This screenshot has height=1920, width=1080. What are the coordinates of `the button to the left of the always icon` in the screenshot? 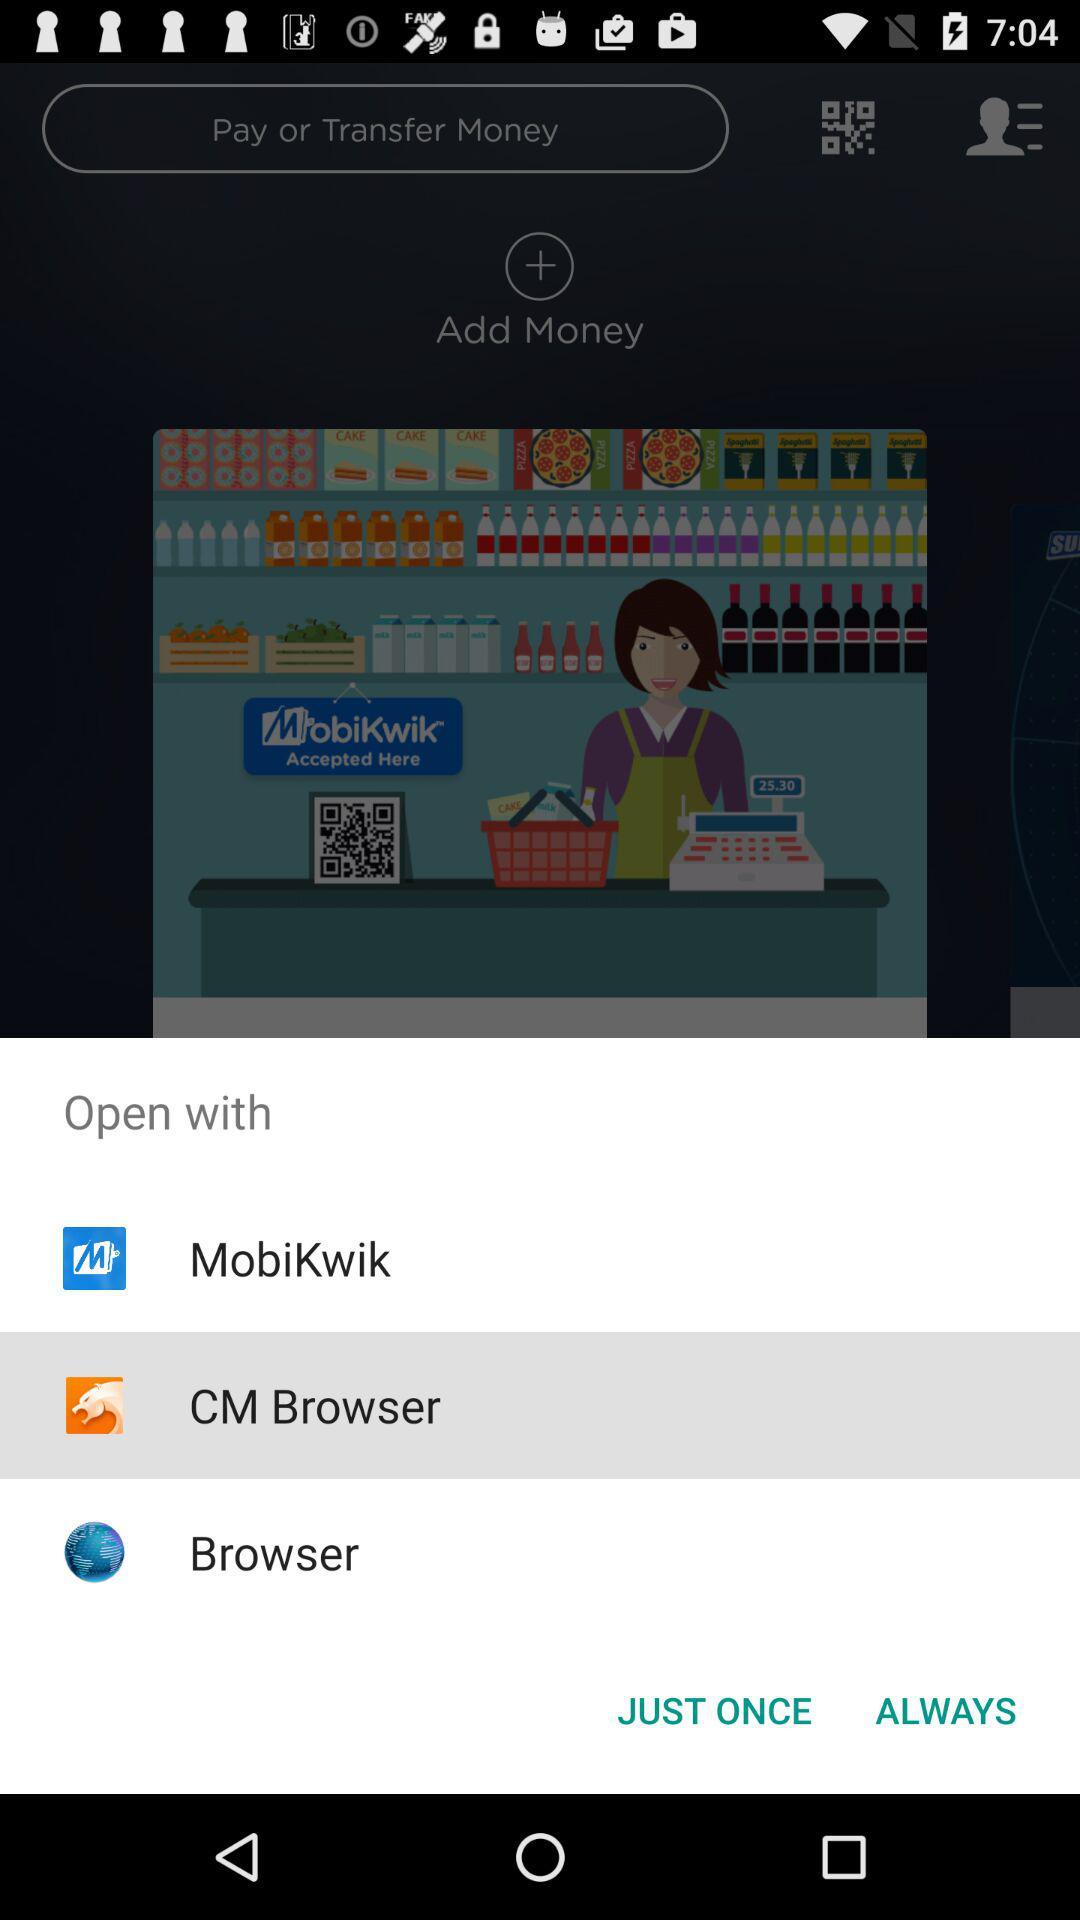 It's located at (713, 1708).